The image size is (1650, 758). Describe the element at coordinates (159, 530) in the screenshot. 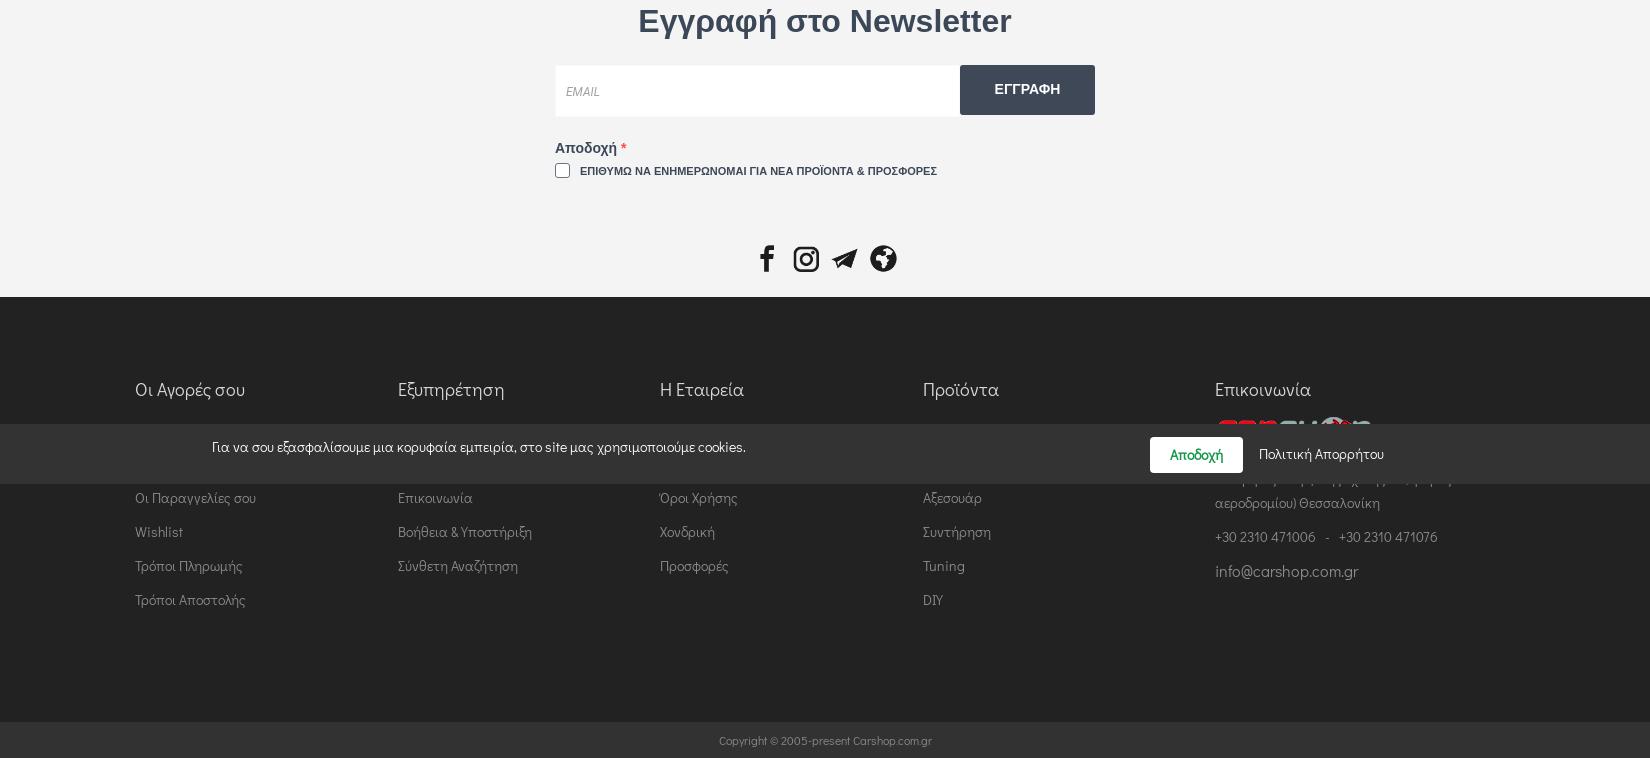

I see `'Wishlist'` at that location.